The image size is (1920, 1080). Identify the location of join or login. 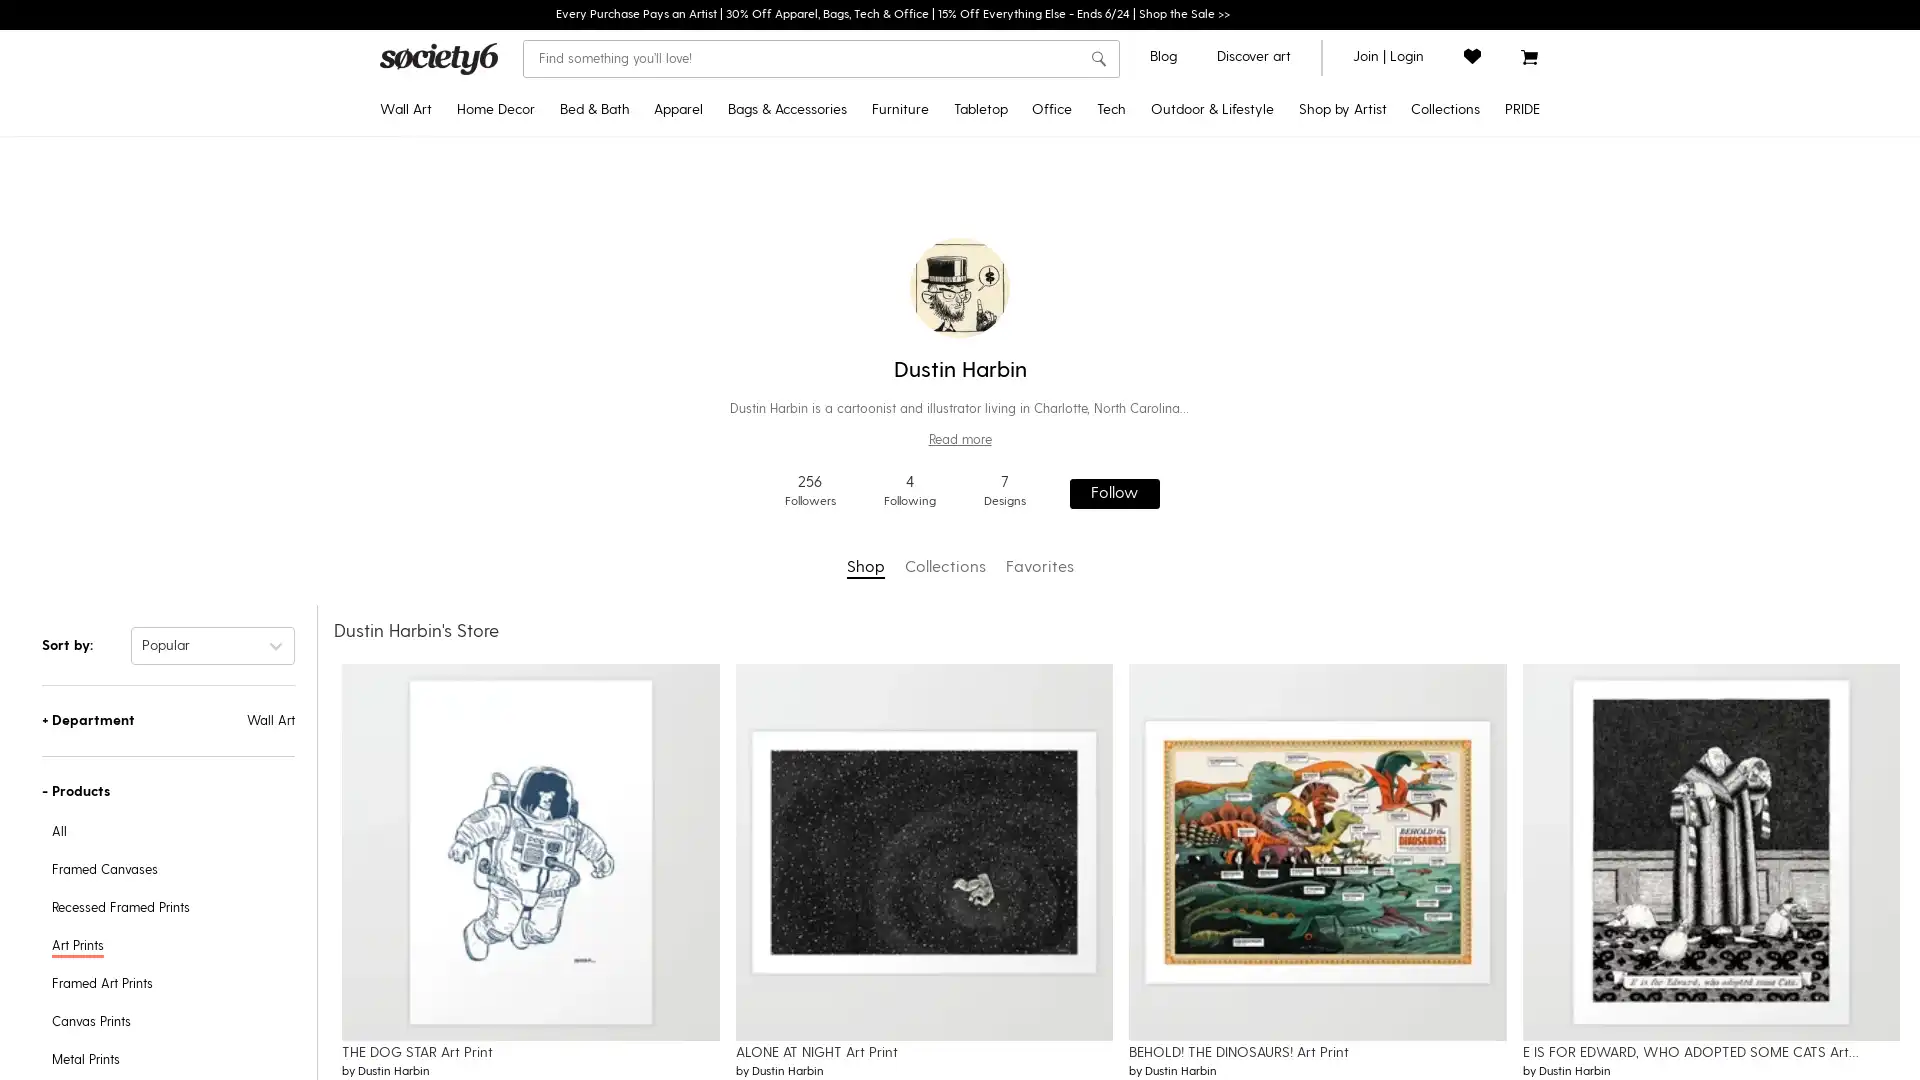
(1387, 55).